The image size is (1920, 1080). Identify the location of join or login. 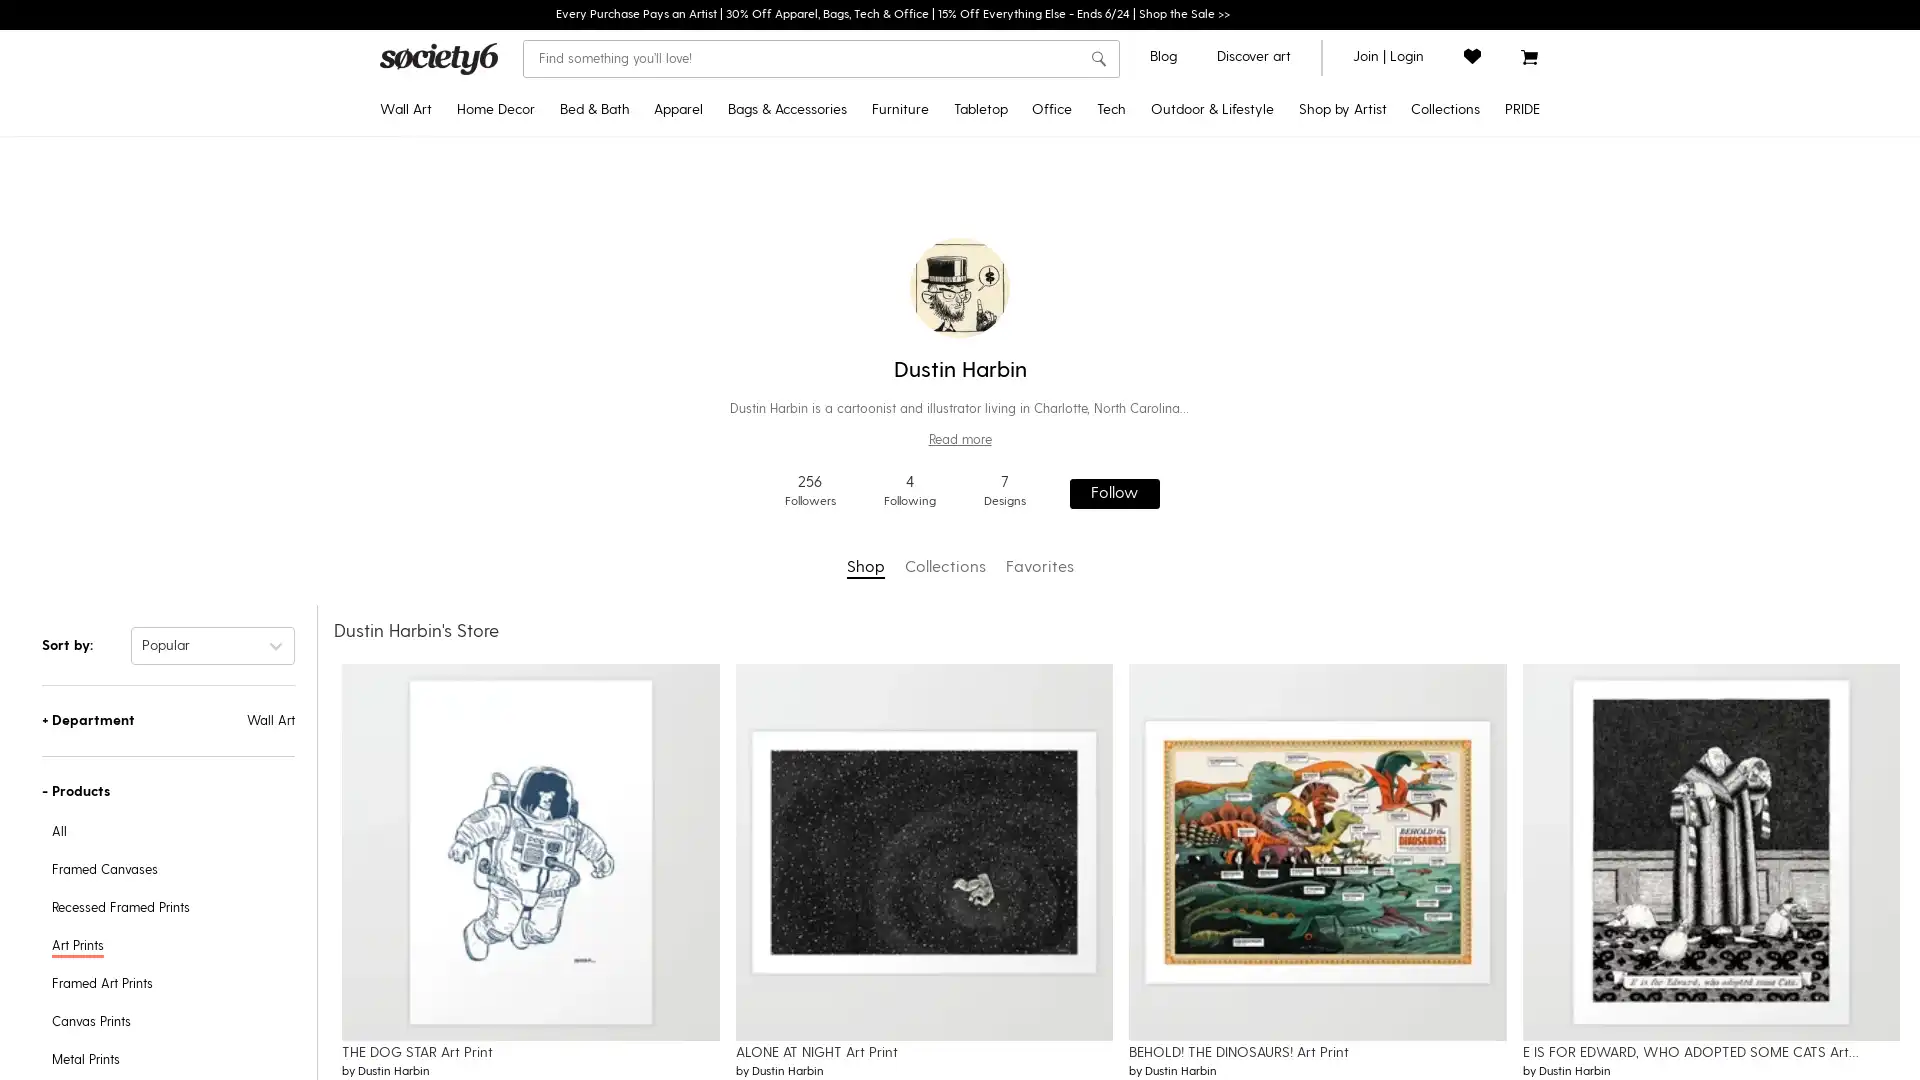
(1387, 55).